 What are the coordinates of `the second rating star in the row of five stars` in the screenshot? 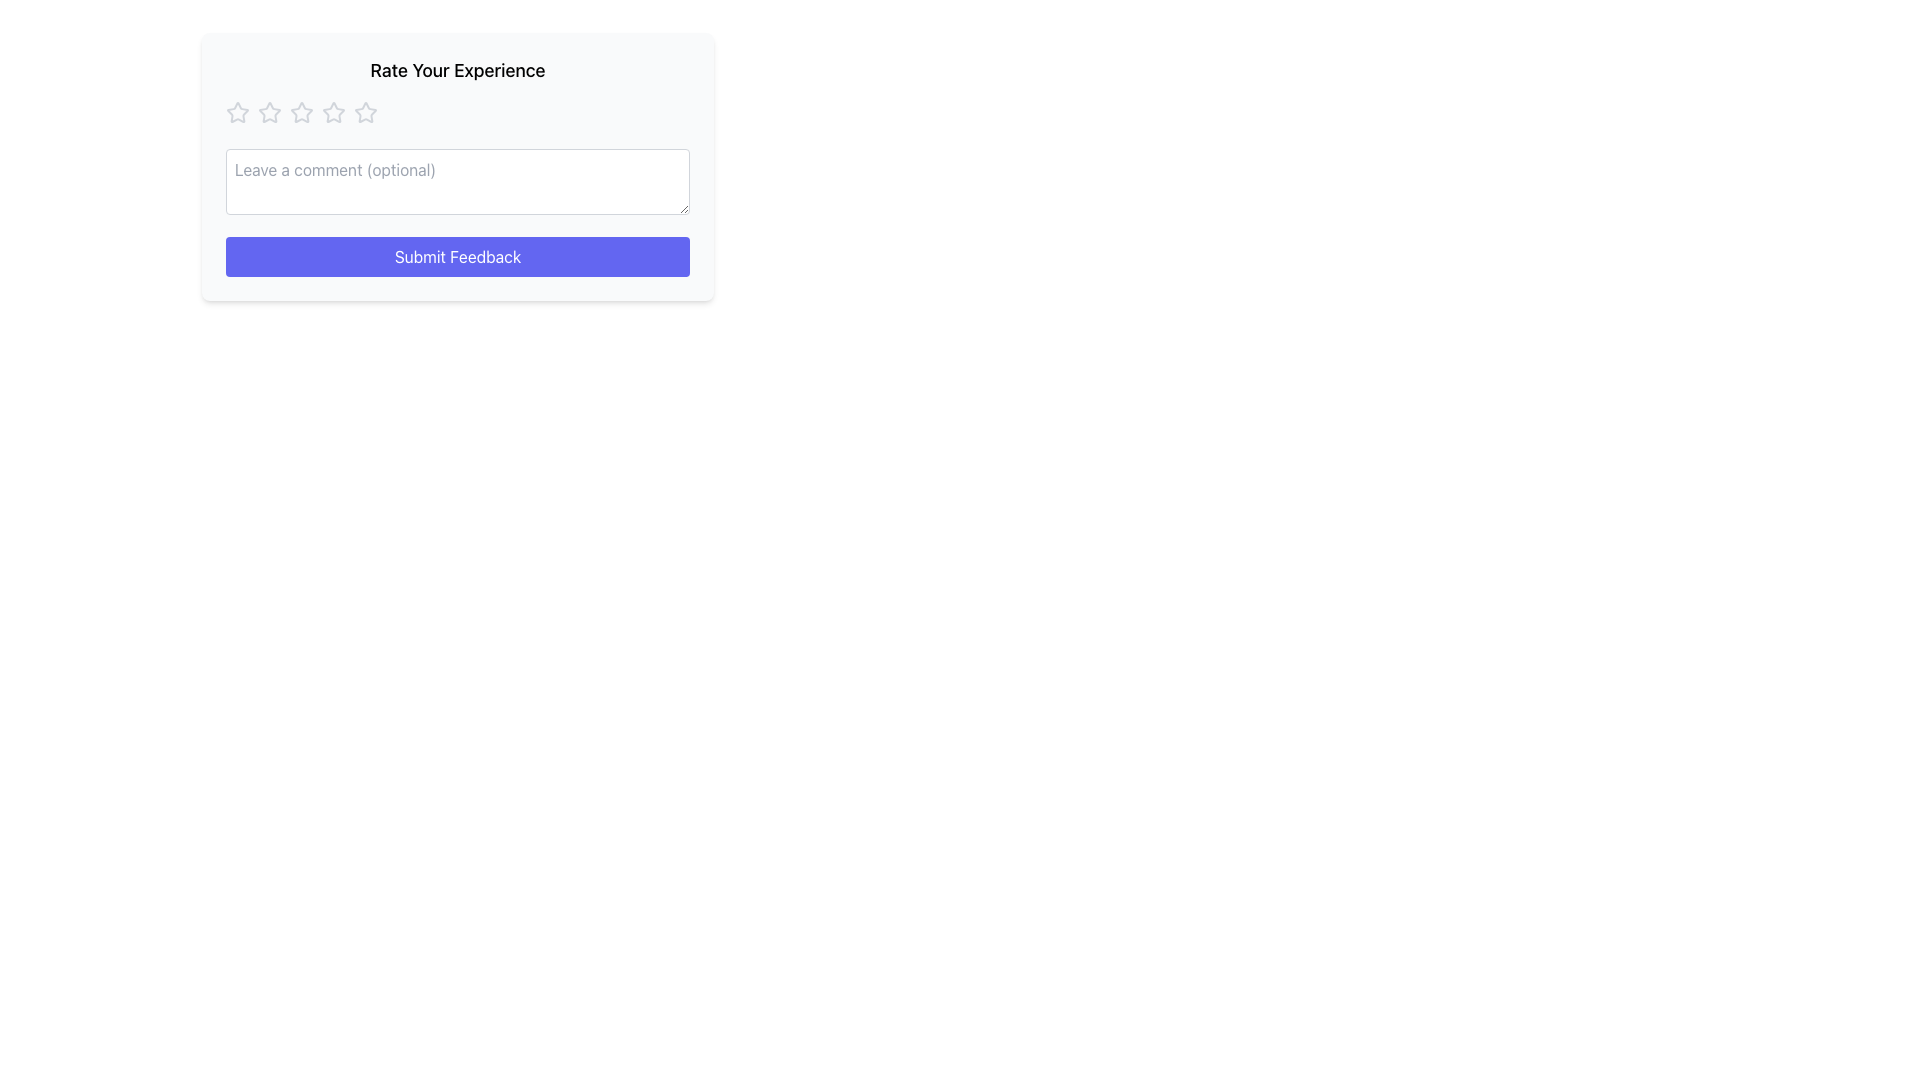 It's located at (268, 112).